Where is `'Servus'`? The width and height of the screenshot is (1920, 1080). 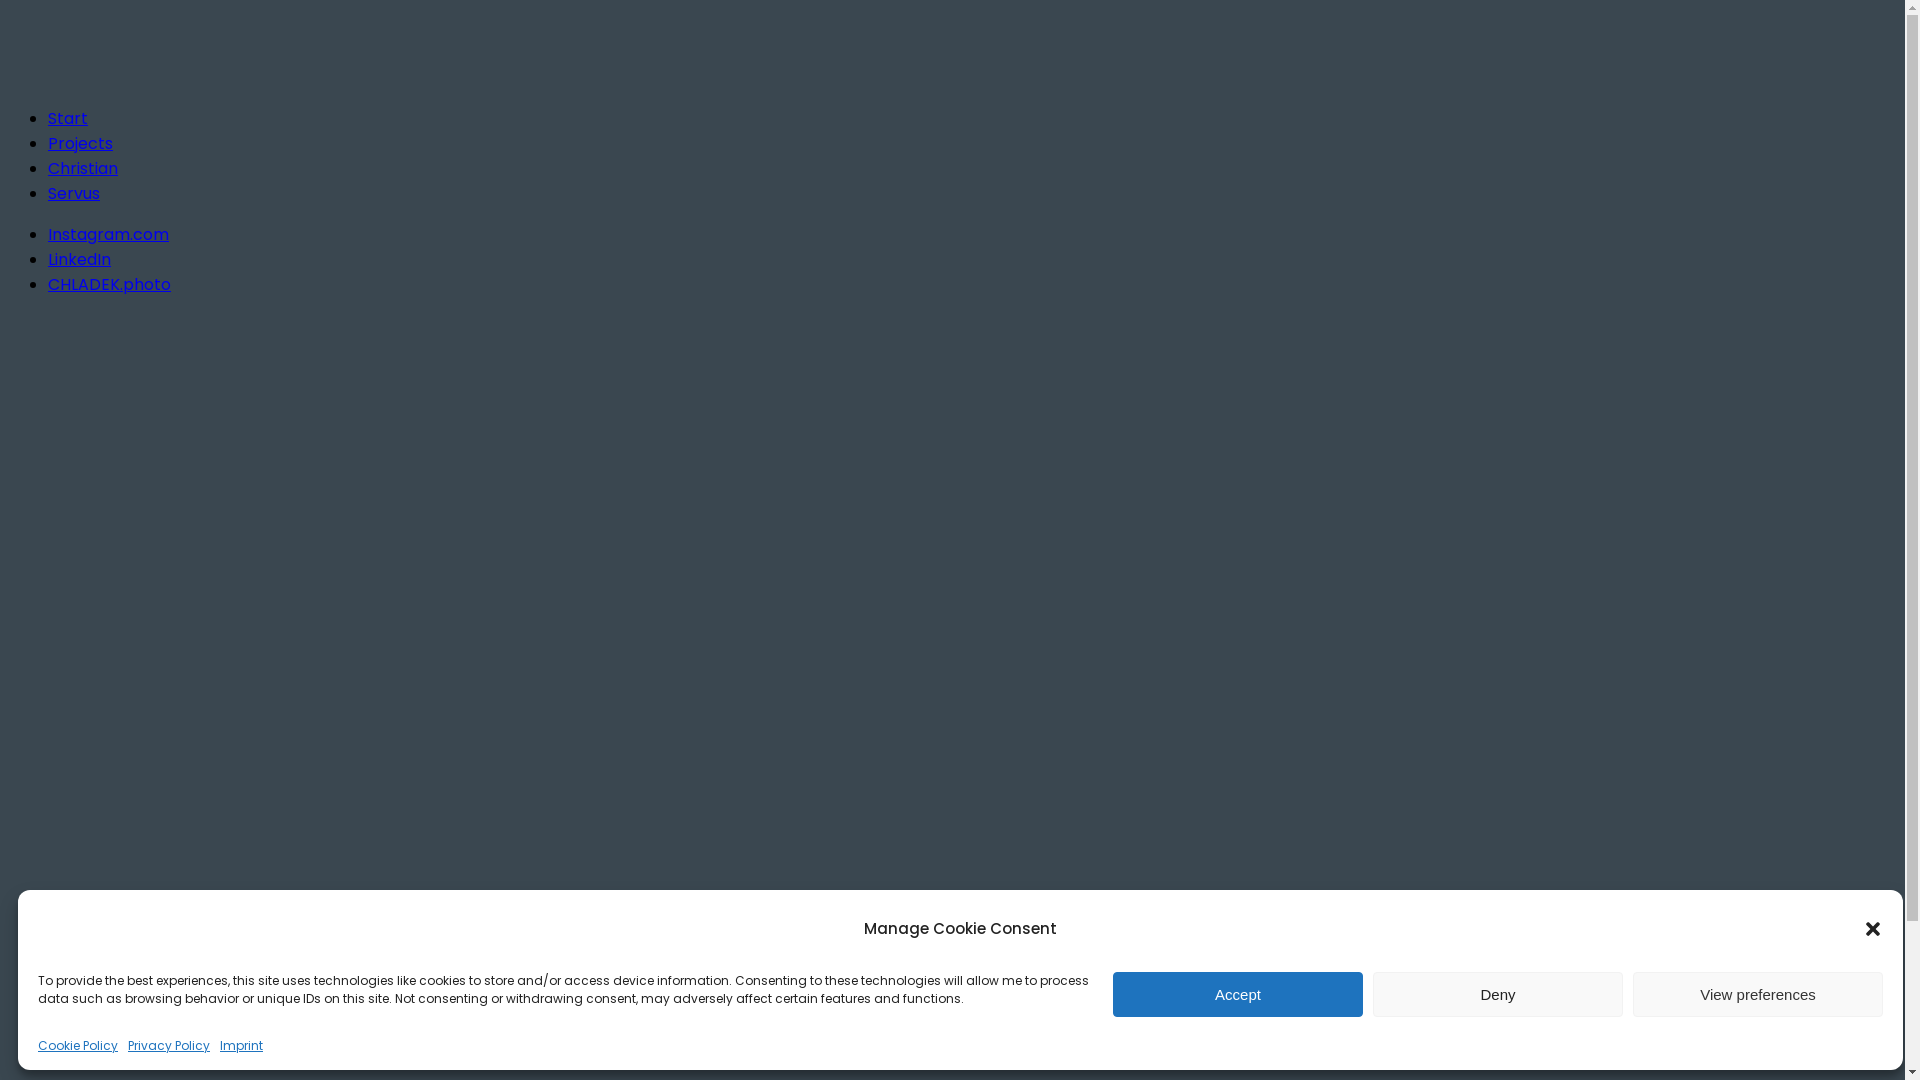
'Servus' is located at coordinates (73, 193).